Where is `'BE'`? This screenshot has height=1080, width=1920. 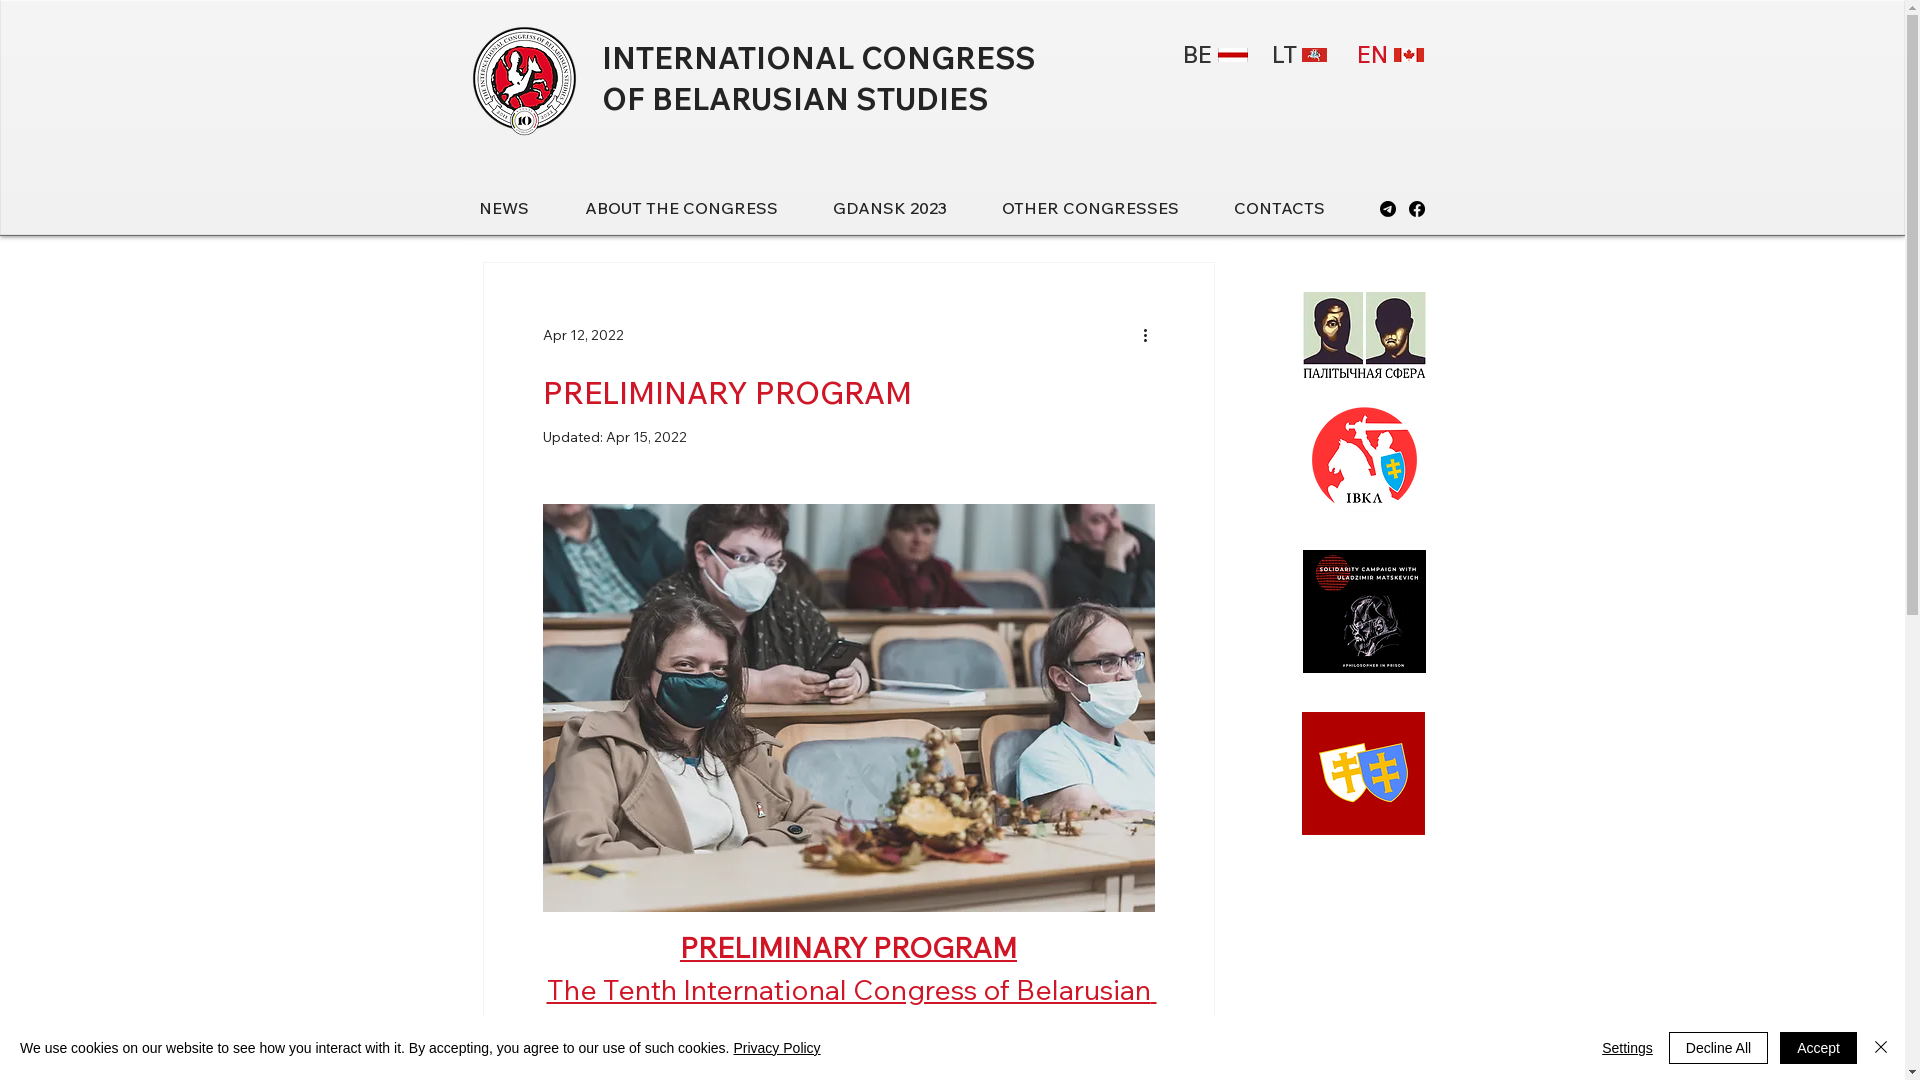
'BE' is located at coordinates (1210, 53).